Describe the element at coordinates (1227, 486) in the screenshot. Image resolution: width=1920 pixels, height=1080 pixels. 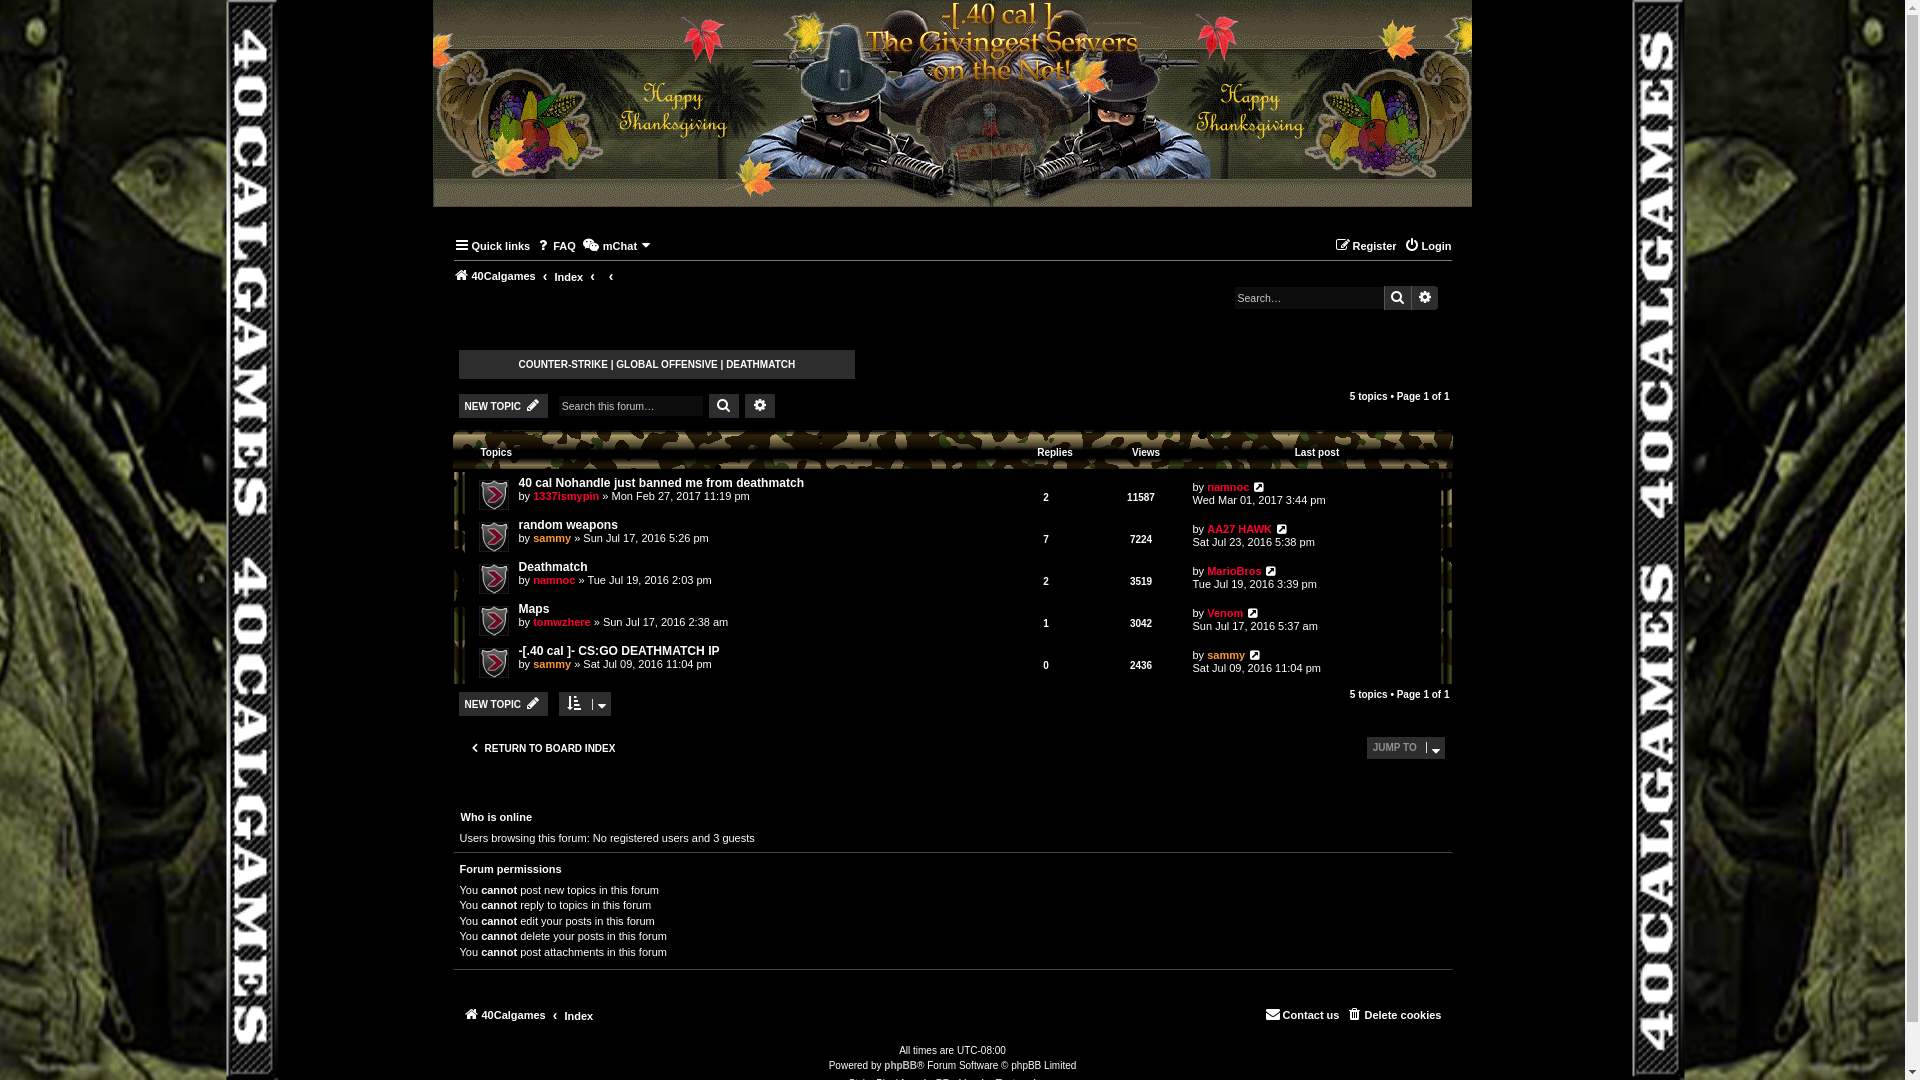
I see `'namnoc'` at that location.